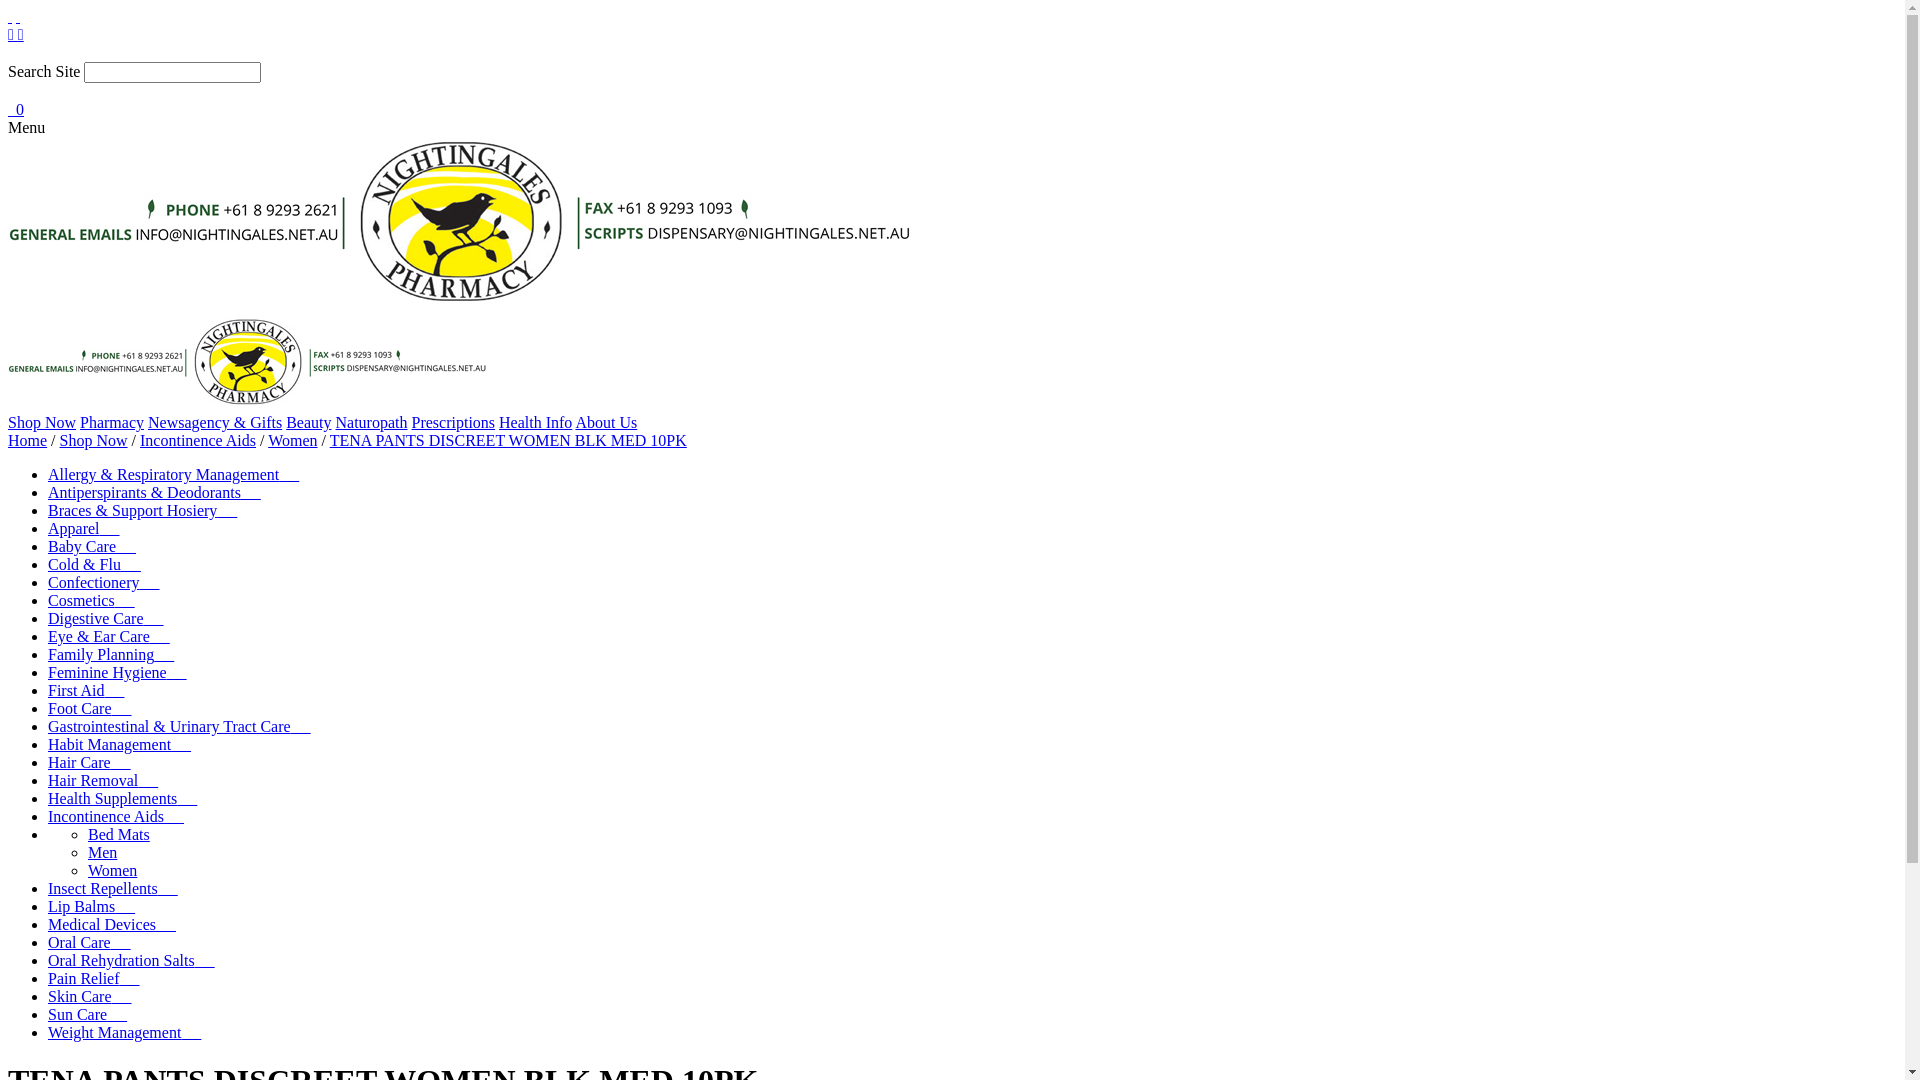 The image size is (1920, 1080). Describe the element at coordinates (90, 546) in the screenshot. I see `'Baby Care     '` at that location.